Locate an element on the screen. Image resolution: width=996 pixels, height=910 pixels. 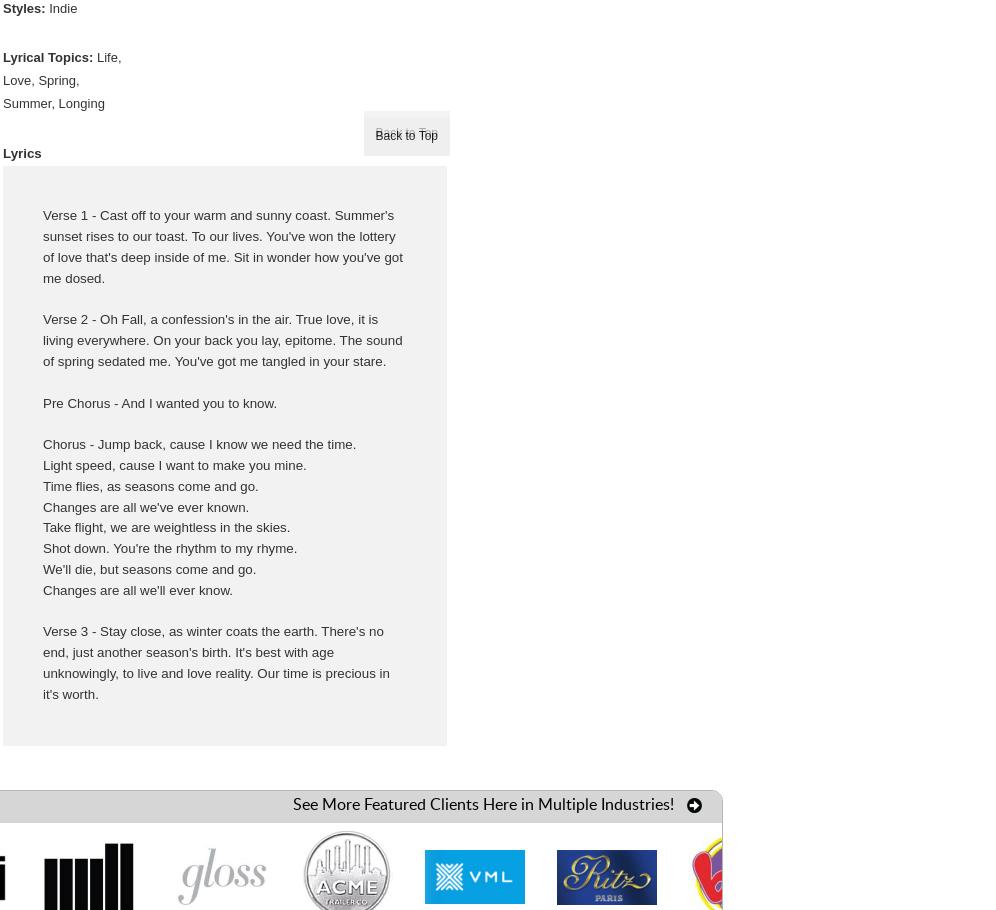
'Verse 3 - Stay close, as winter coats the earth. There's no end, just another season's birth. It's best with age unknowingly, to live and love reality. Our time is precious in it's worth.' is located at coordinates (215, 661).